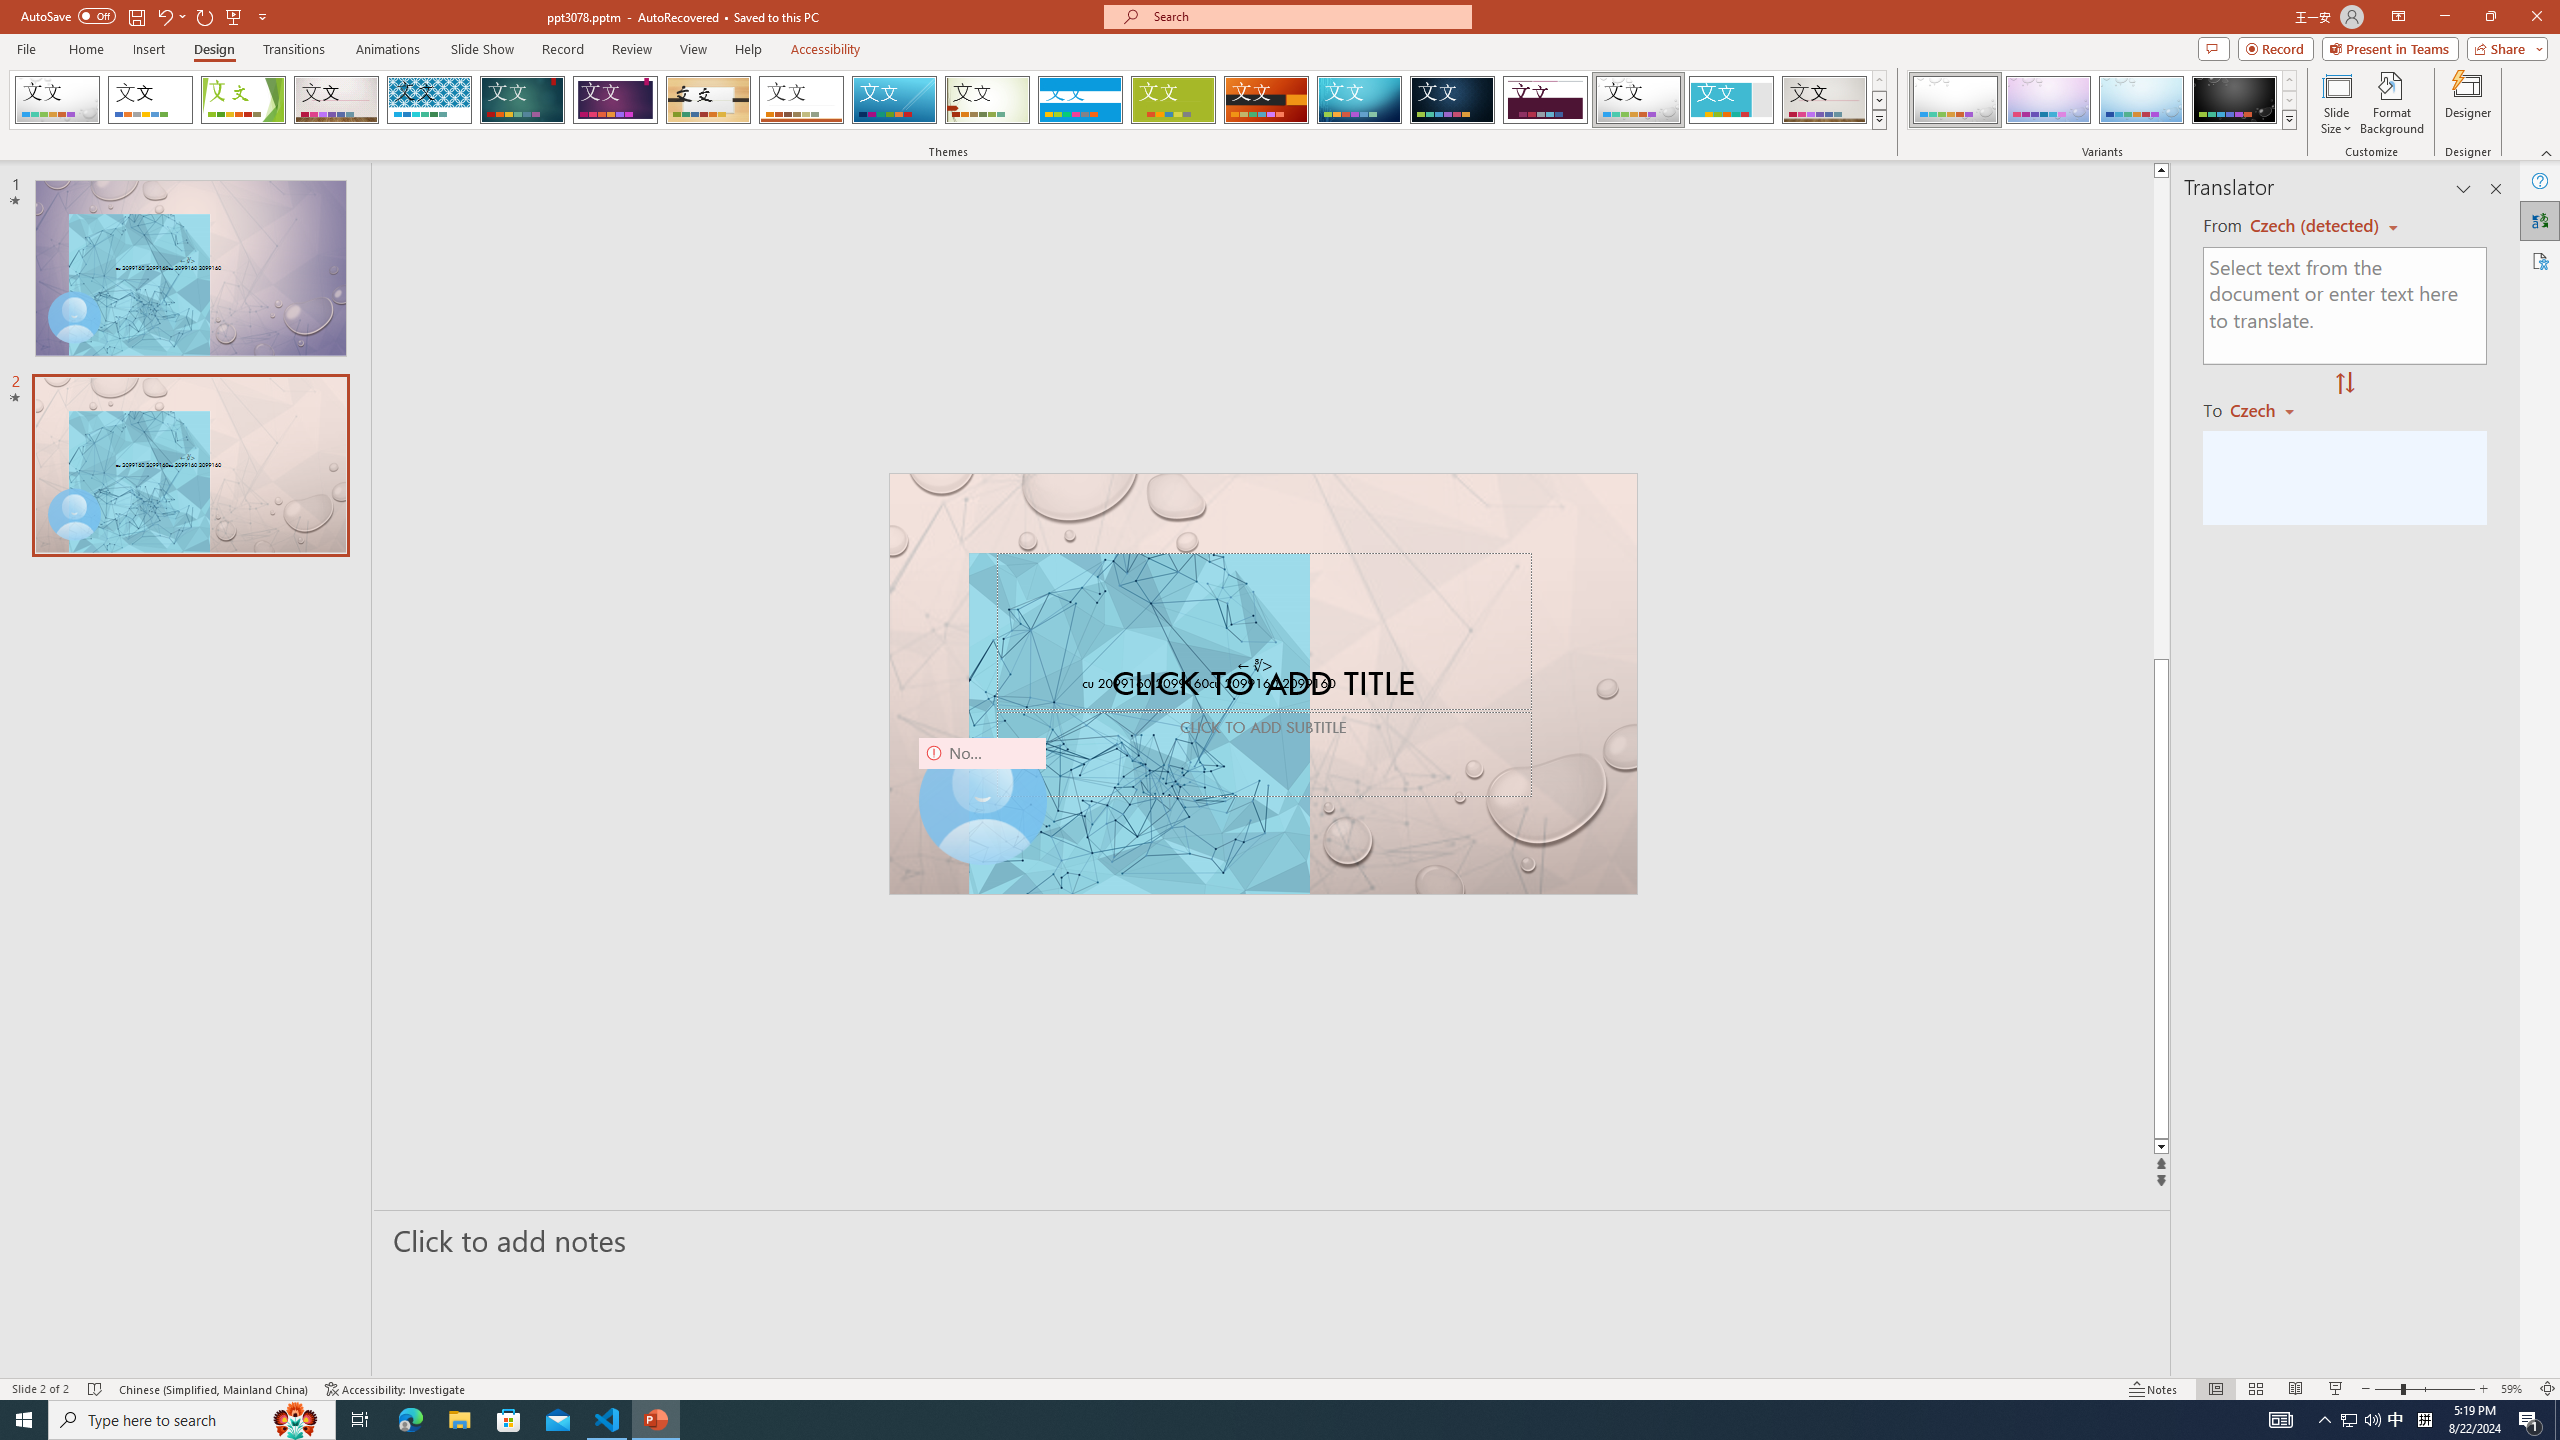  Describe the element at coordinates (947, 99) in the screenshot. I see `'AutomationID: SlideThemesGallery'` at that location.